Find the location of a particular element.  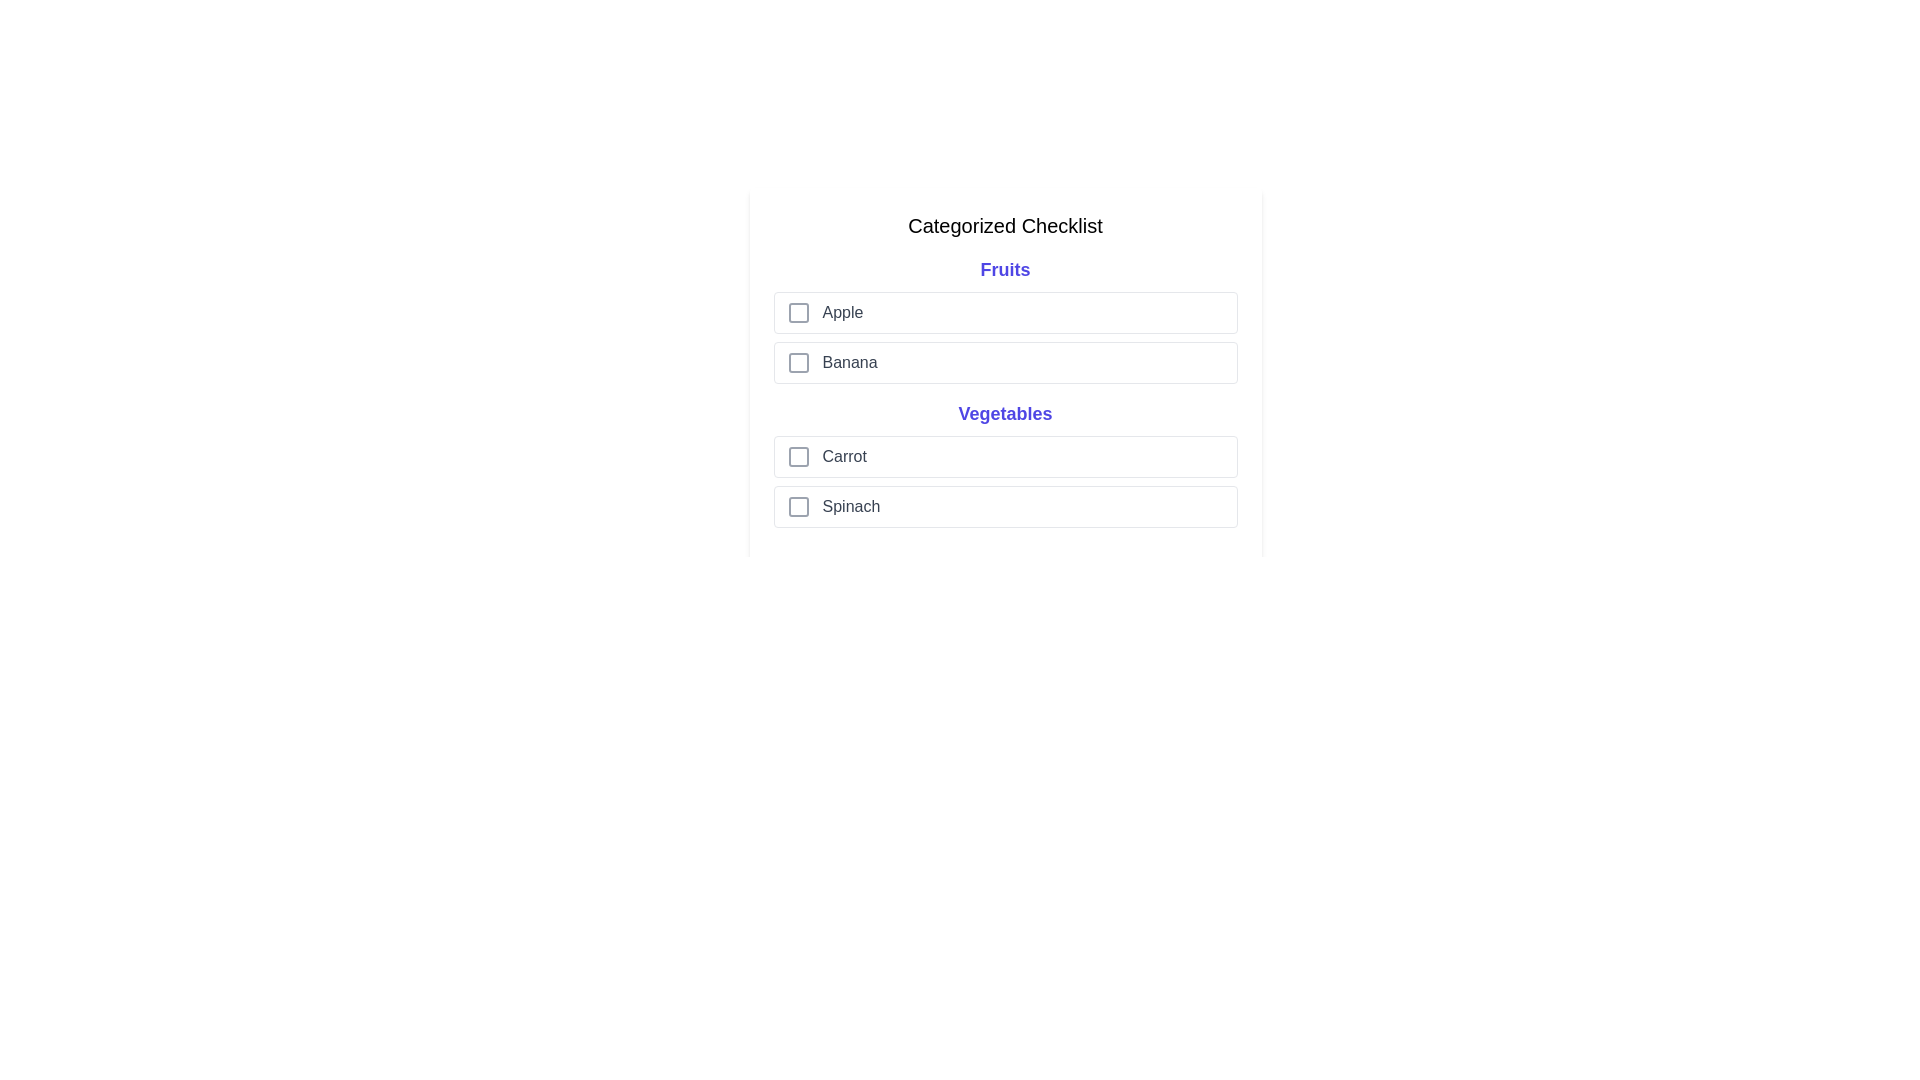

the text label that reads 'Carrot', styled with a medium font weight and gray color, located within the vegetable checklist to the right of the checkbox icon is located at coordinates (844, 456).